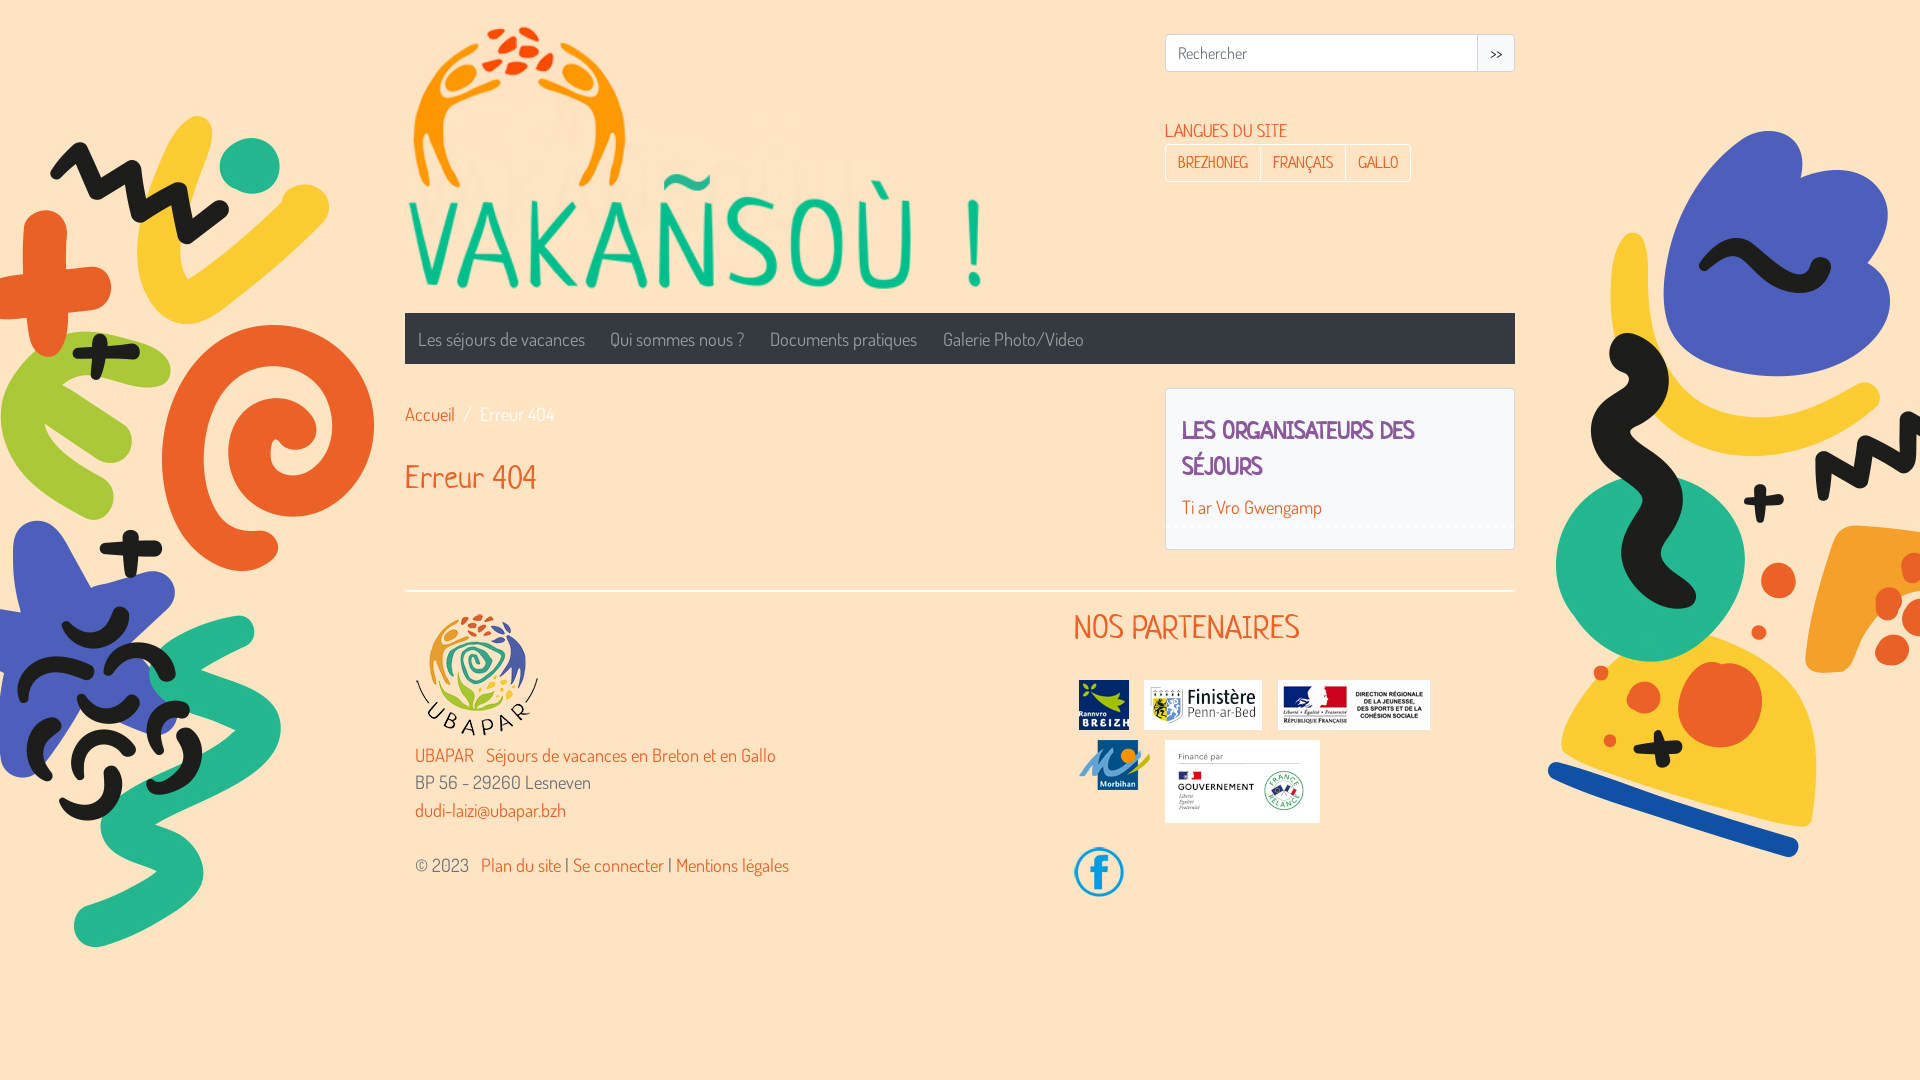  I want to click on 'Se connecter', so click(617, 863).